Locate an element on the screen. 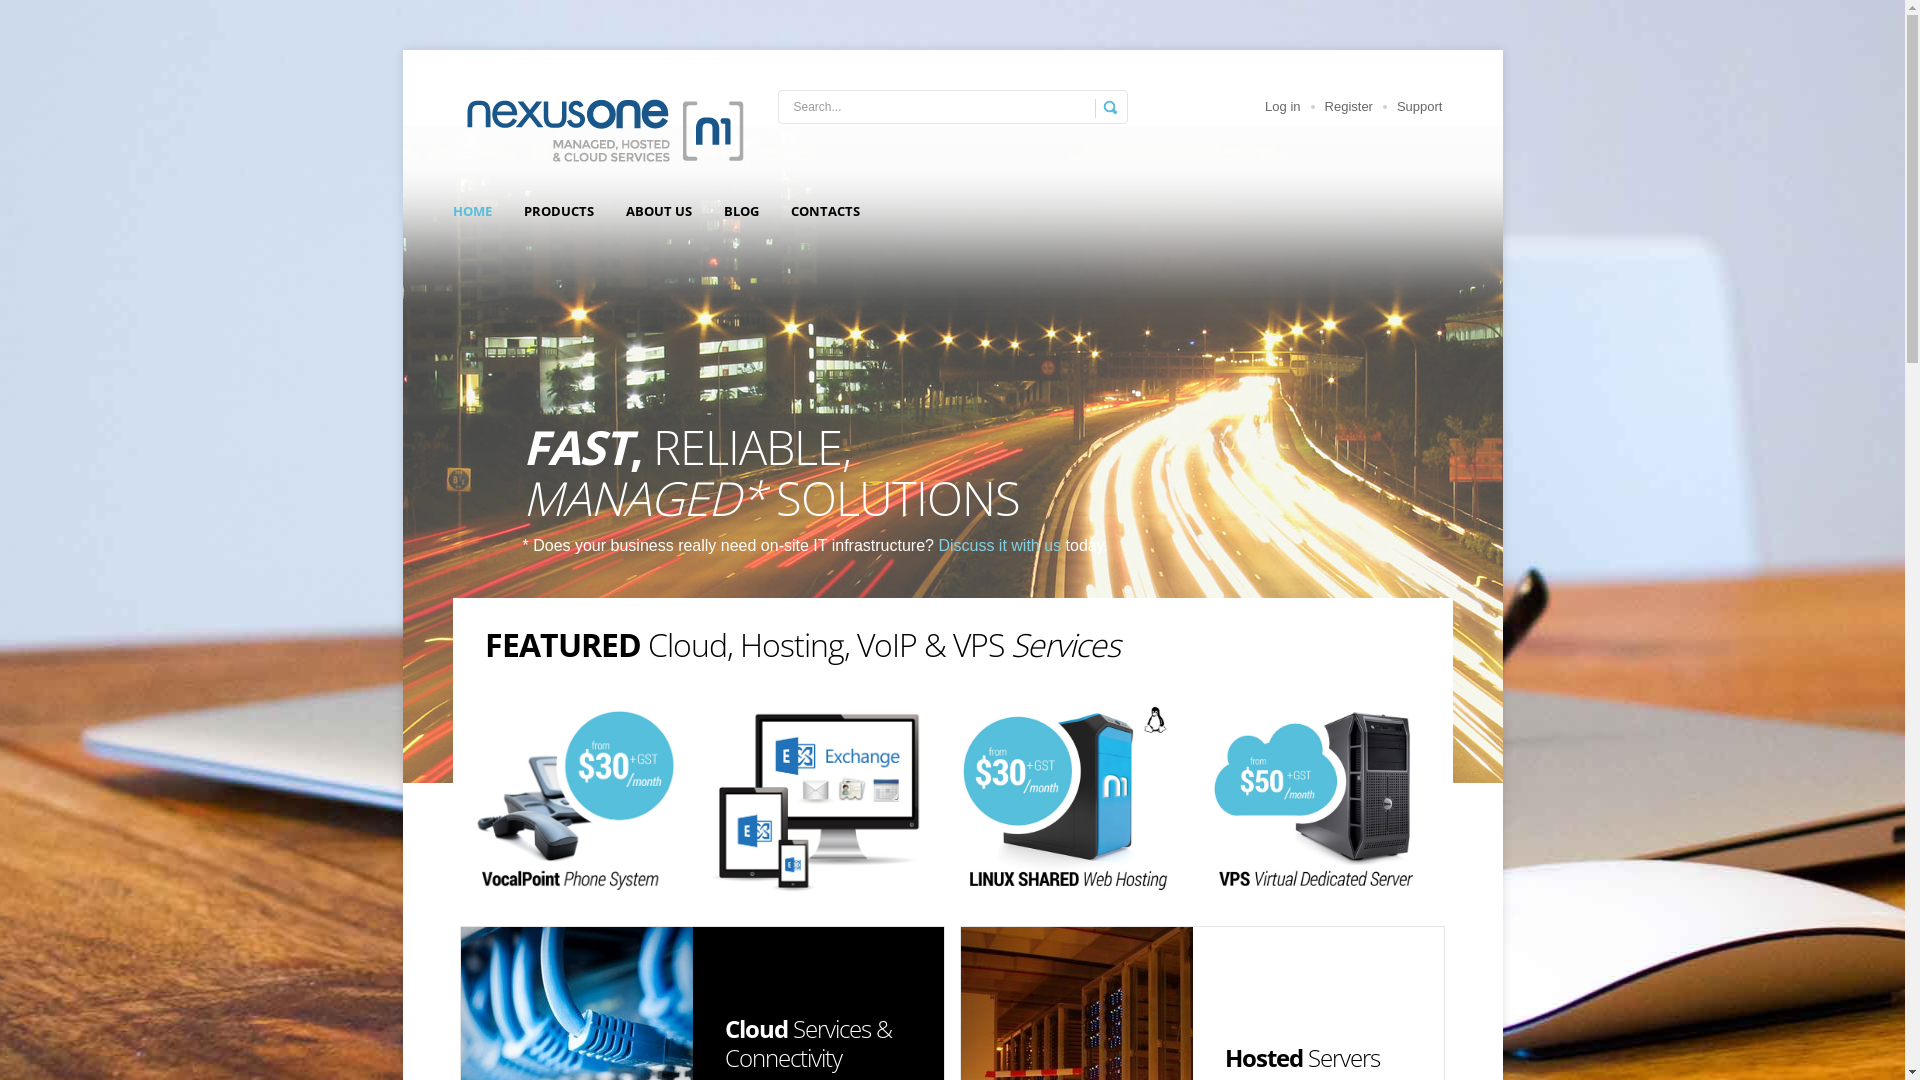 This screenshot has height=1080, width=1920. 'ABOUT US' is located at coordinates (658, 211).